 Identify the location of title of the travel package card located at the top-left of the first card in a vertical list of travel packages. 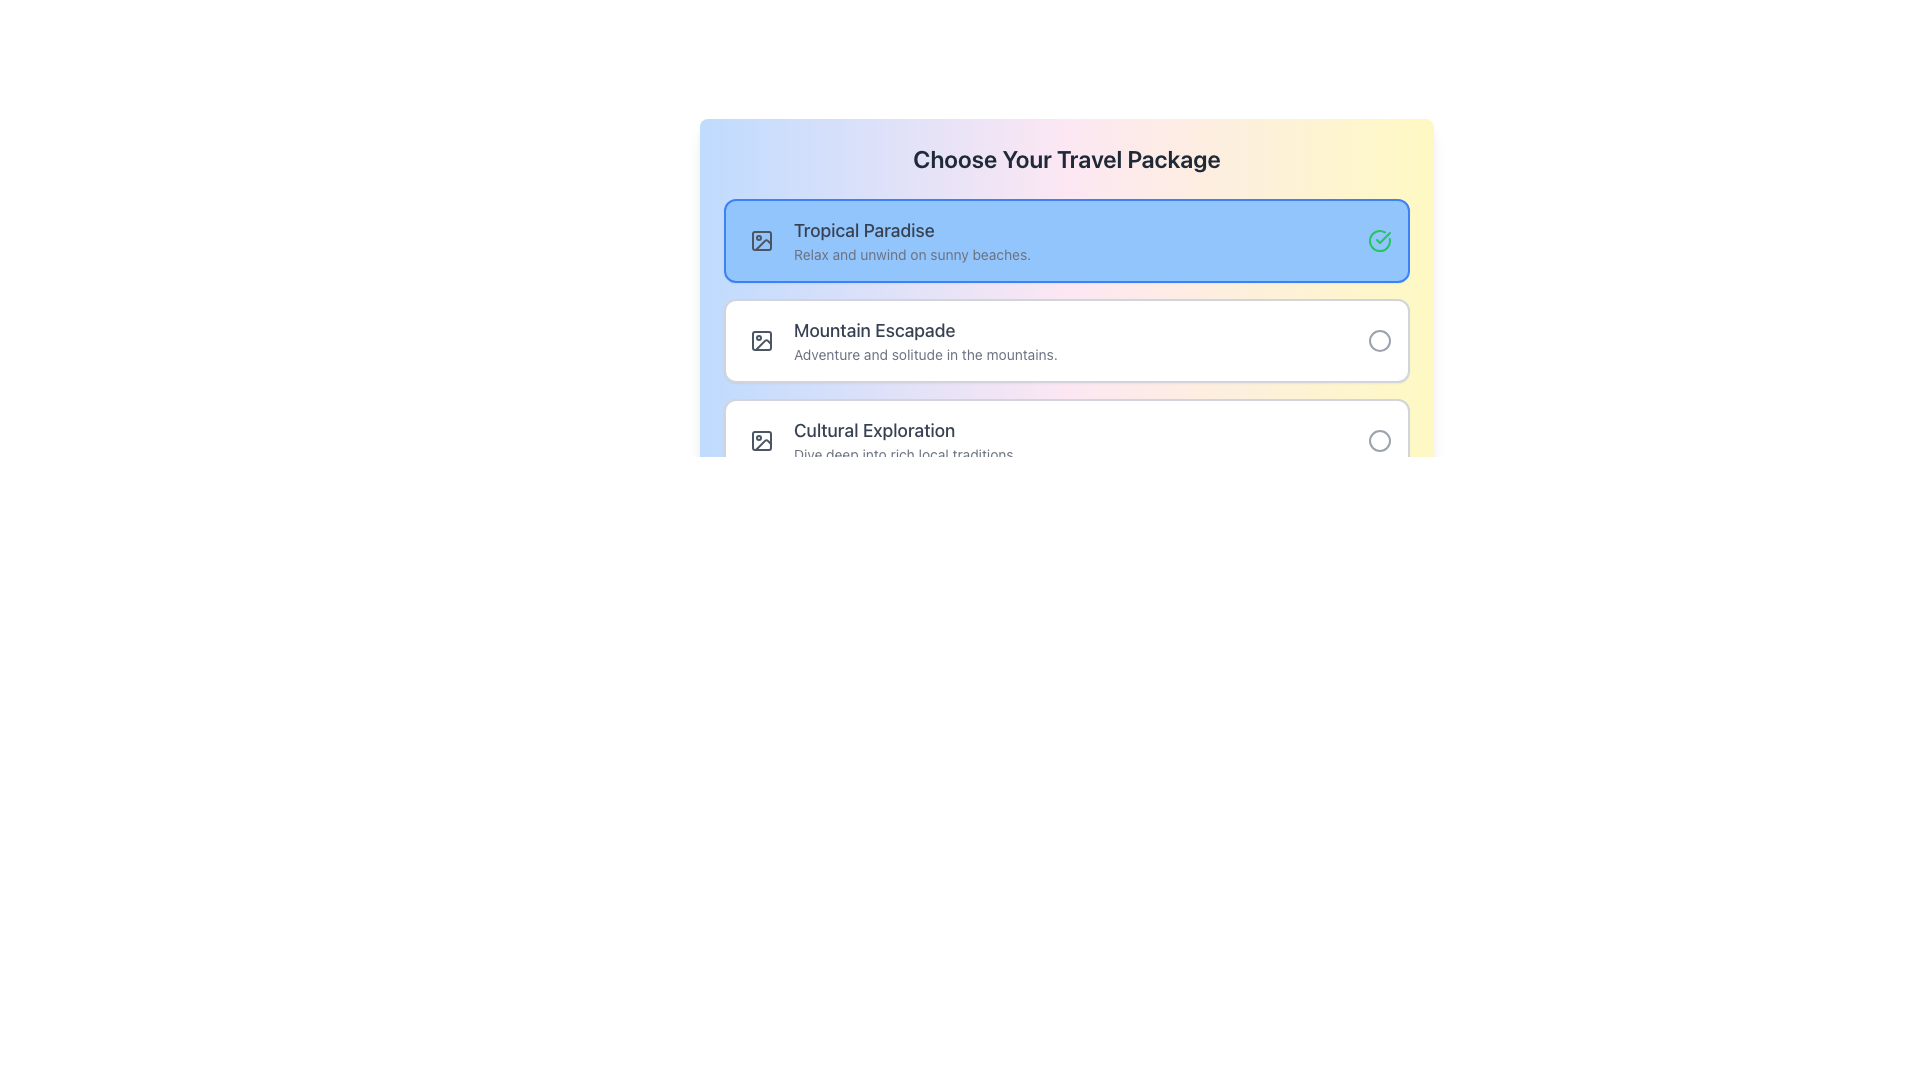
(1074, 230).